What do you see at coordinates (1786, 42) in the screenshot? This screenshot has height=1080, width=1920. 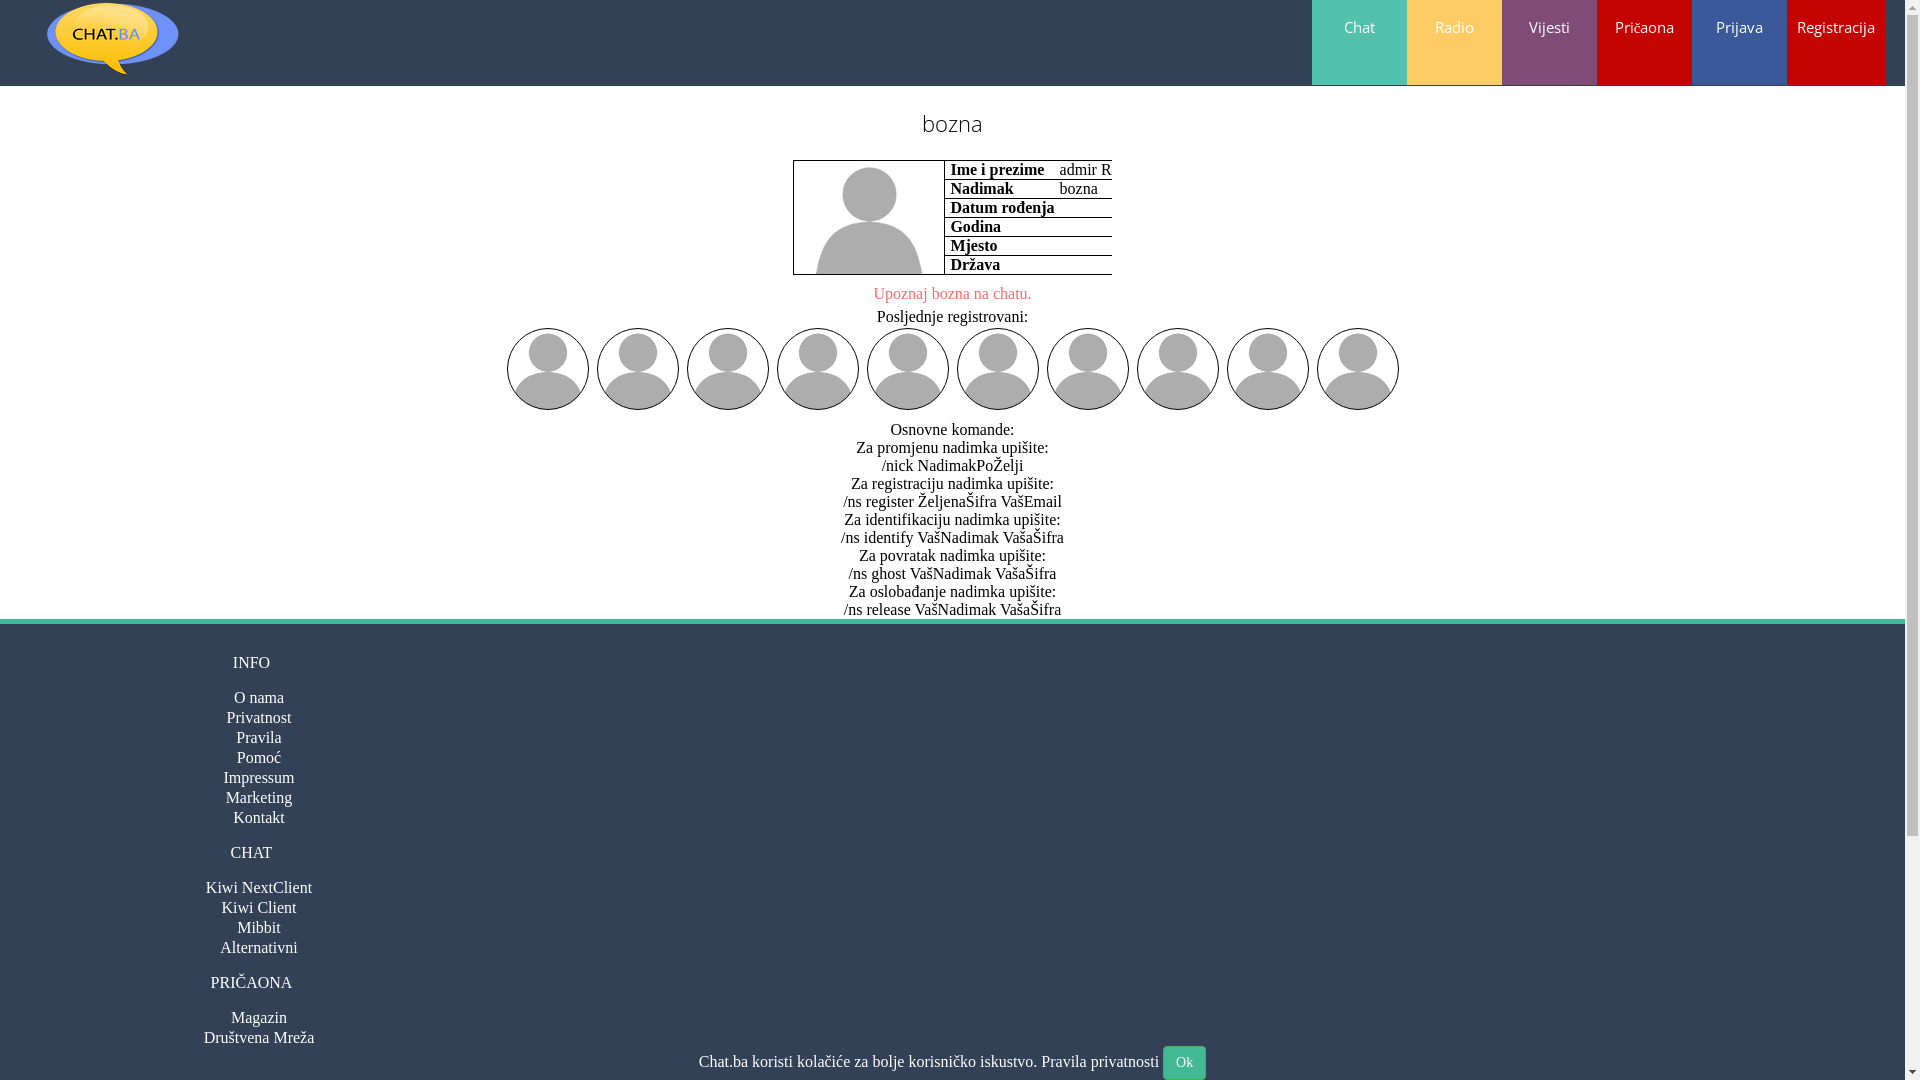 I see `'Registracija'` at bounding box center [1786, 42].